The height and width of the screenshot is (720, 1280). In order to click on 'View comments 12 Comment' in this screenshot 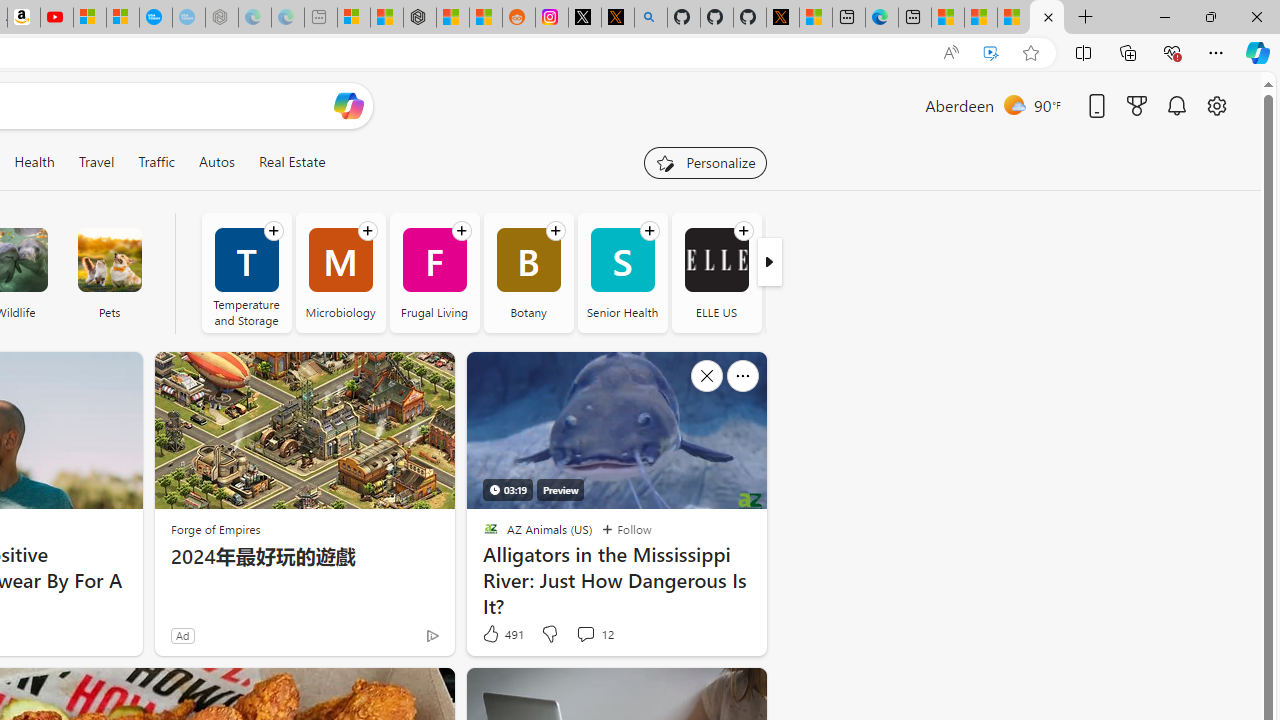, I will do `click(593, 633)`.